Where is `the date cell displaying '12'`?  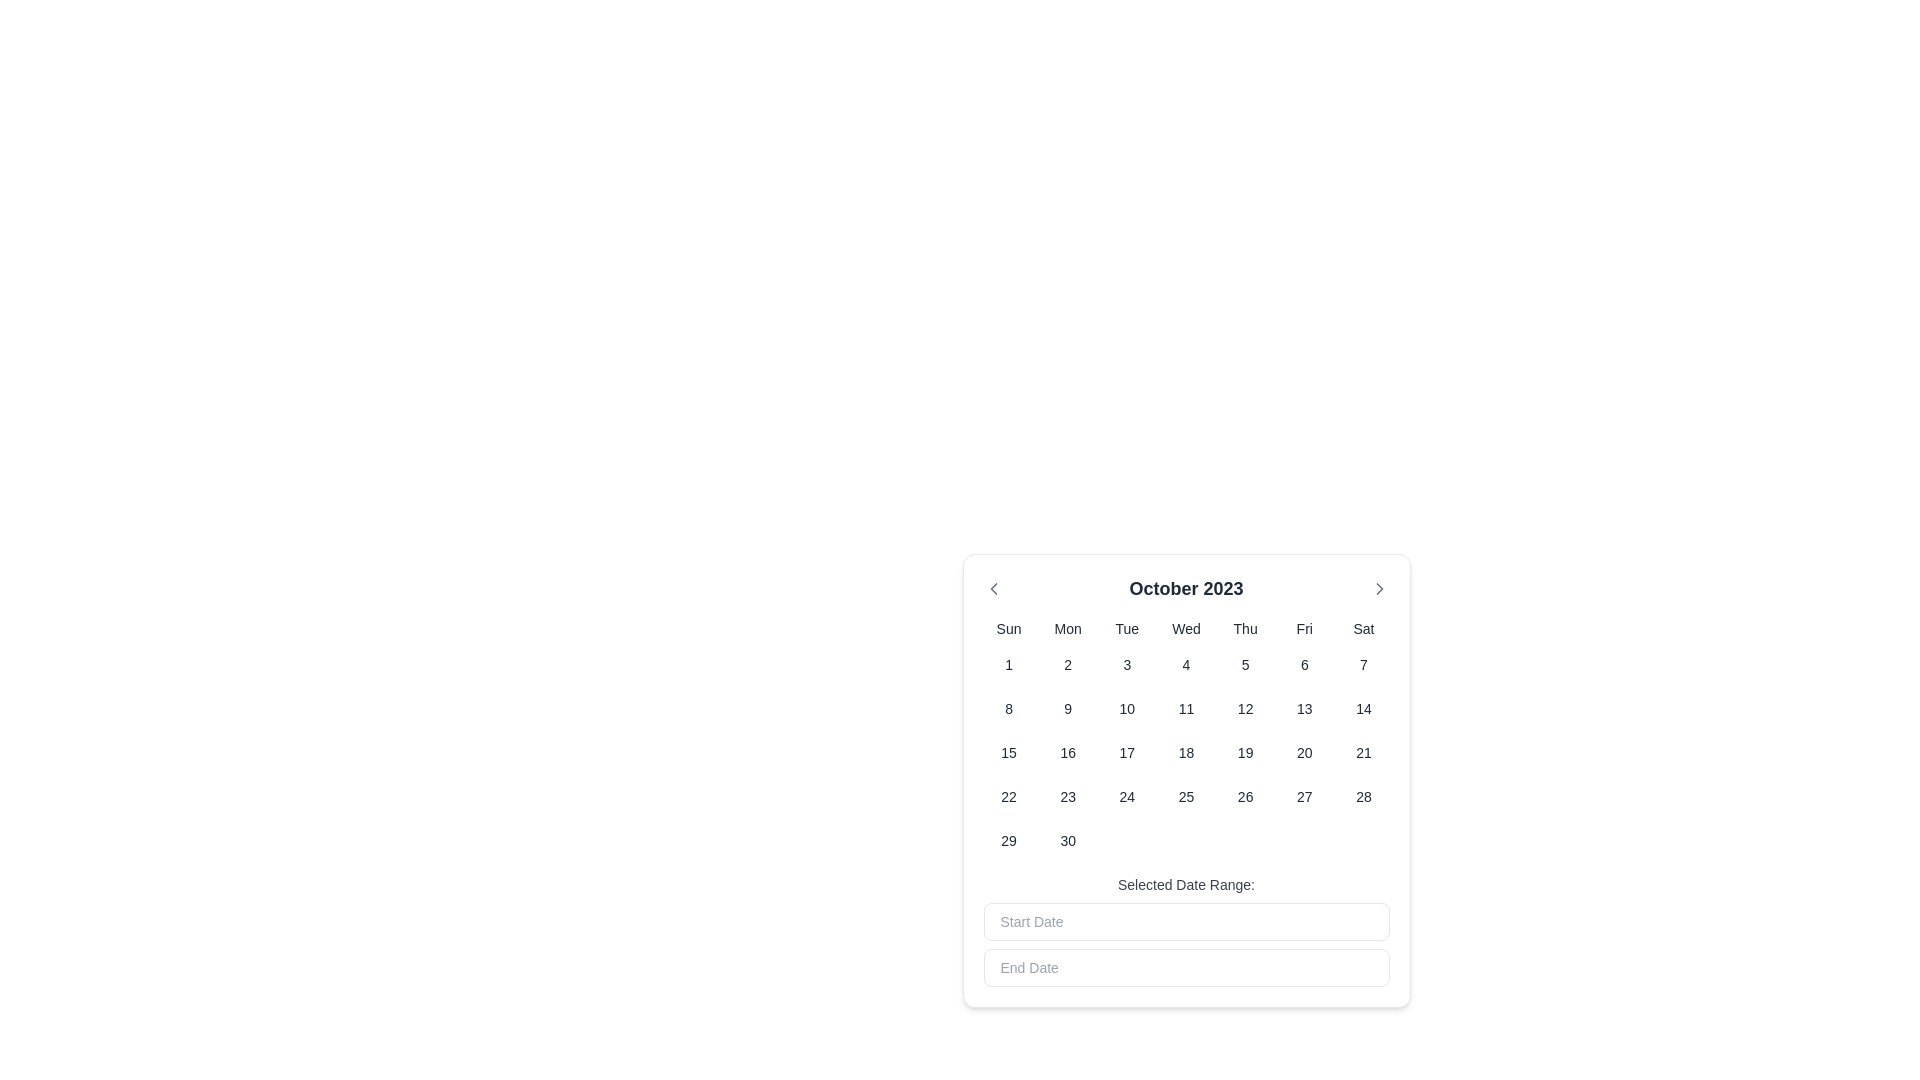 the date cell displaying '12' is located at coordinates (1243, 708).